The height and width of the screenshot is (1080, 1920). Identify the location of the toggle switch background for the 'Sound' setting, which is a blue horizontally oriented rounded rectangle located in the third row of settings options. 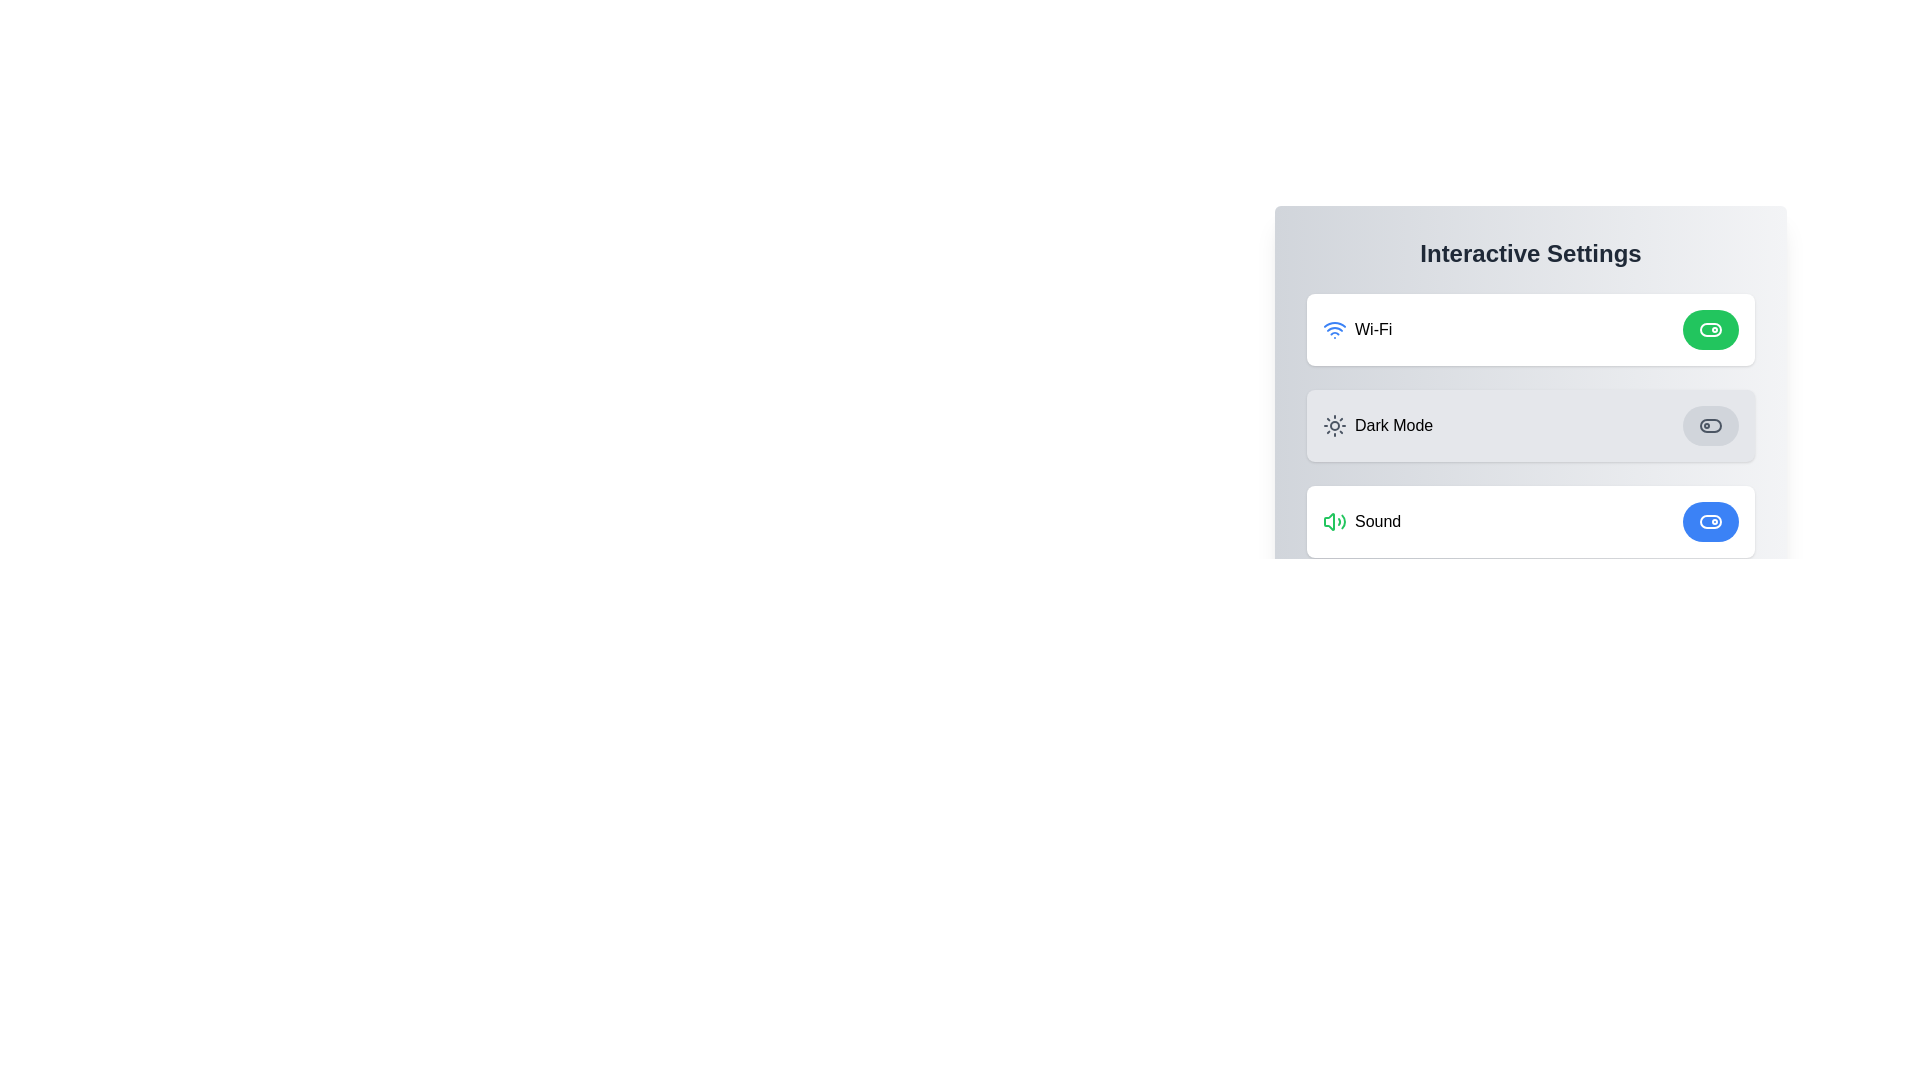
(1709, 520).